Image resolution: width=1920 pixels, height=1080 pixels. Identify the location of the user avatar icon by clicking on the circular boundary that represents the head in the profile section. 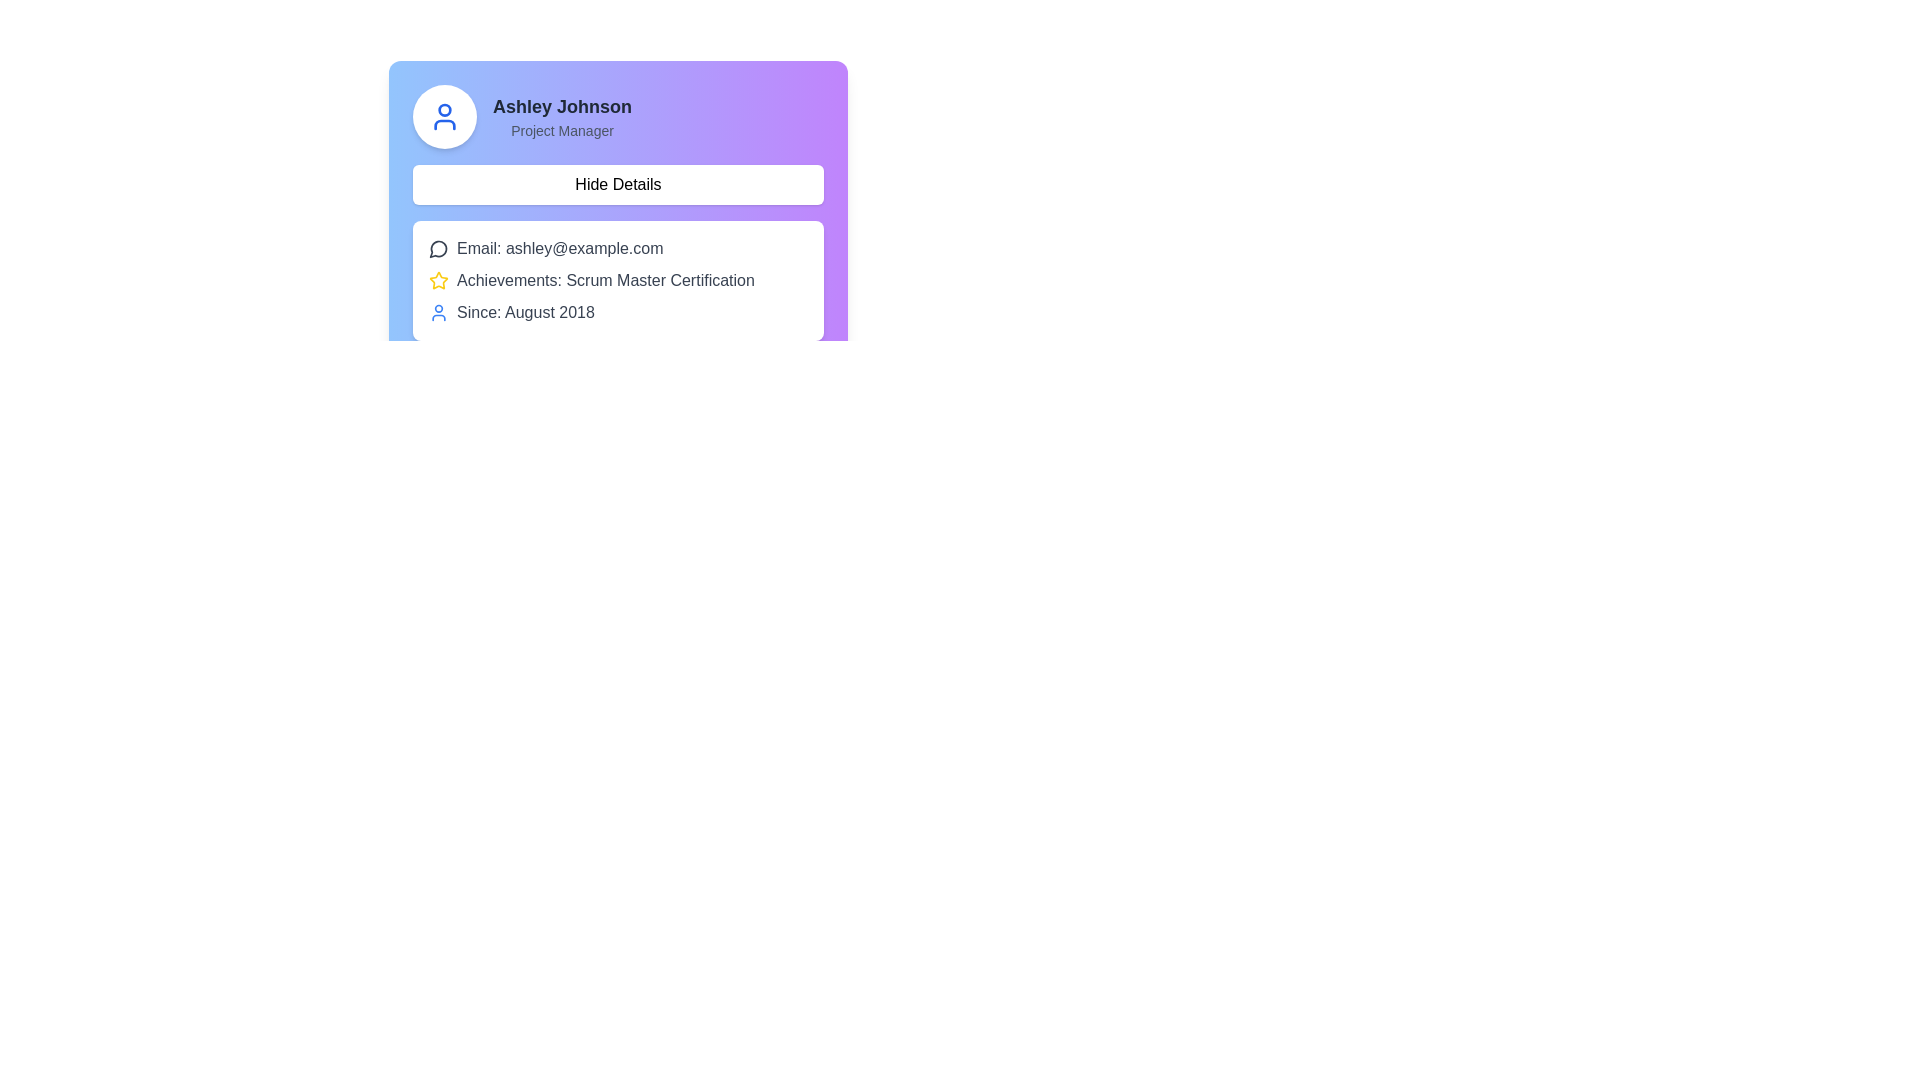
(444, 110).